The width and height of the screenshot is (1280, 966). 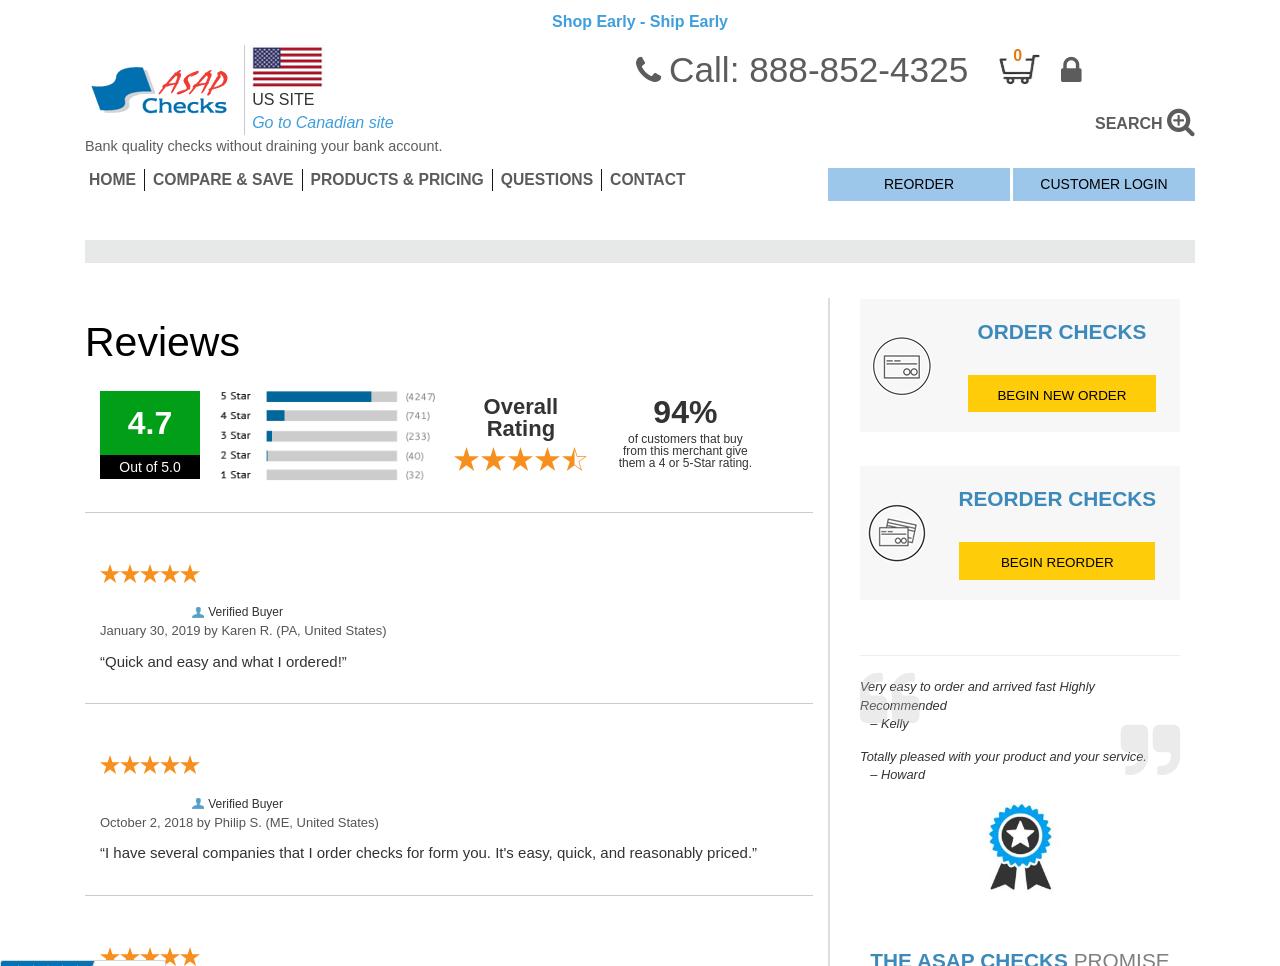 What do you see at coordinates (148, 466) in the screenshot?
I see `'Out of 5.0'` at bounding box center [148, 466].